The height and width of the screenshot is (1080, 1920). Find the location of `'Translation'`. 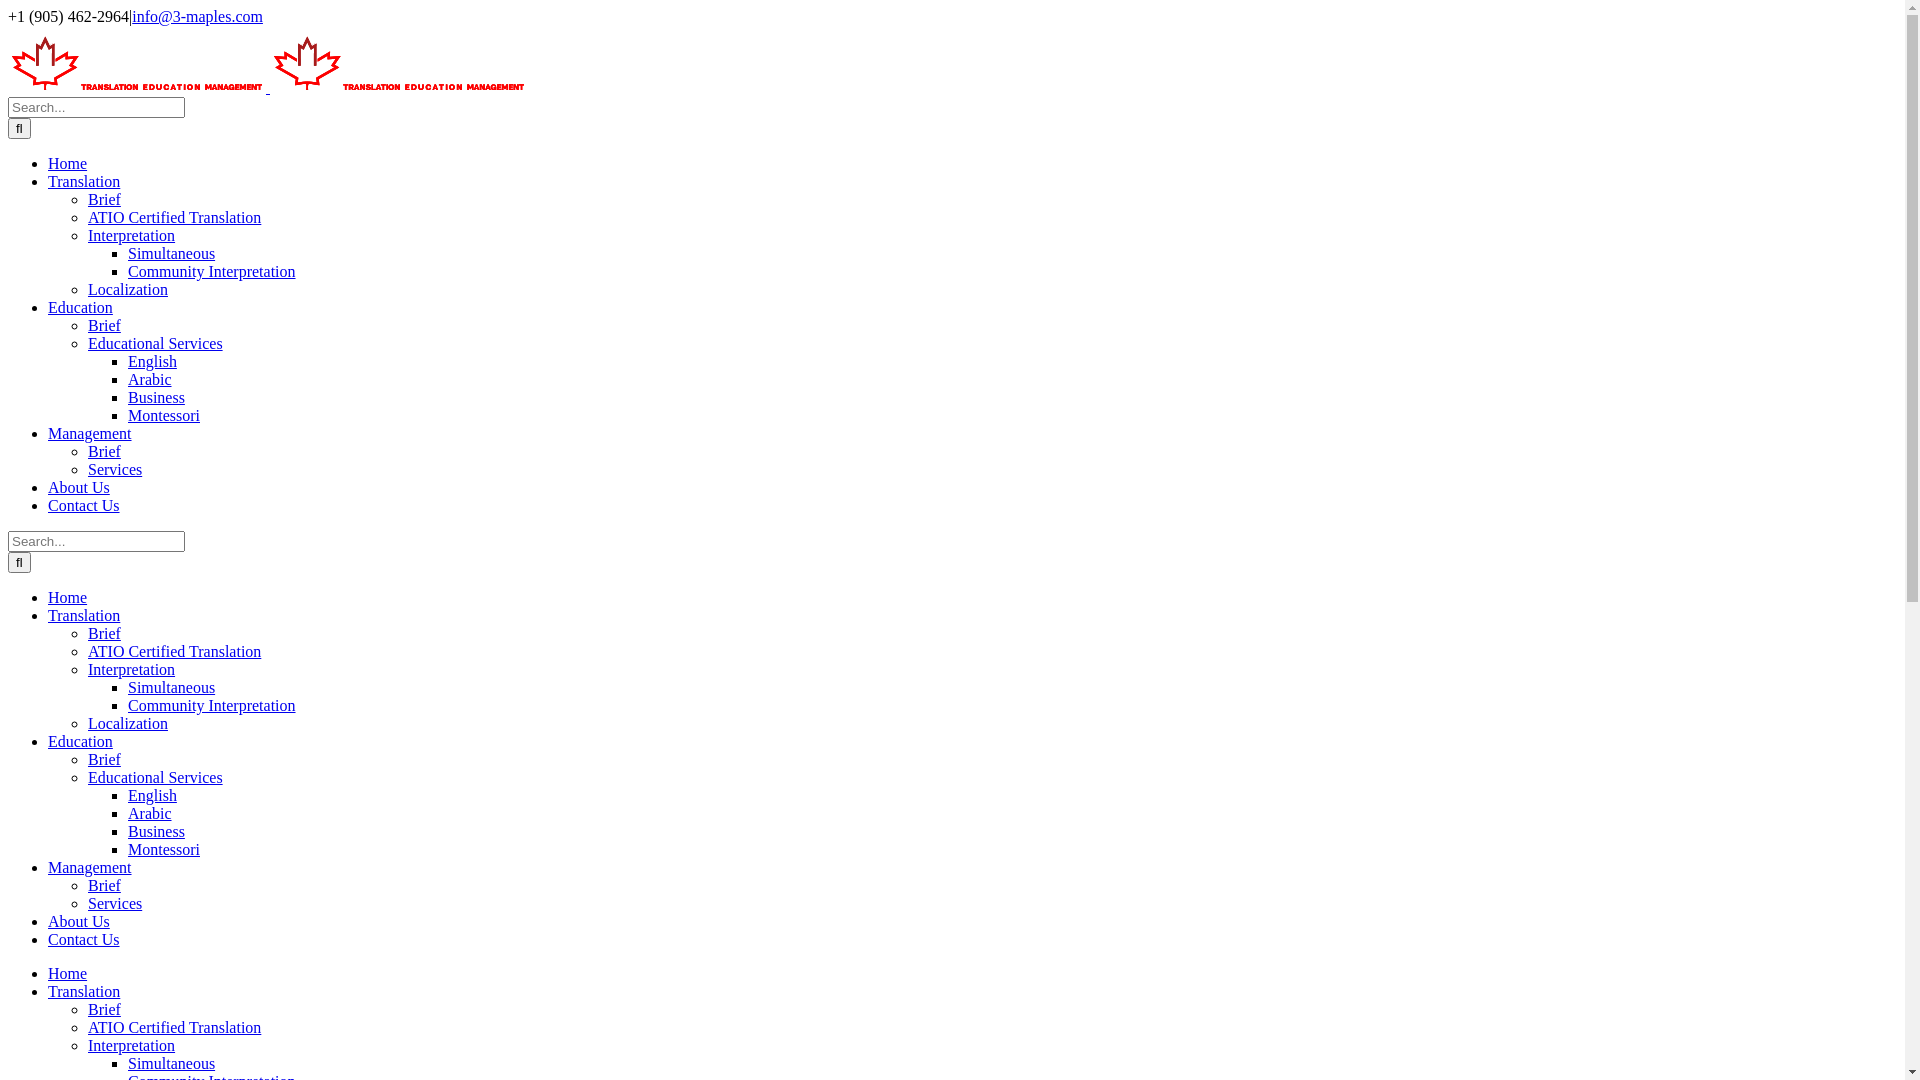

'Translation' is located at coordinates (82, 181).